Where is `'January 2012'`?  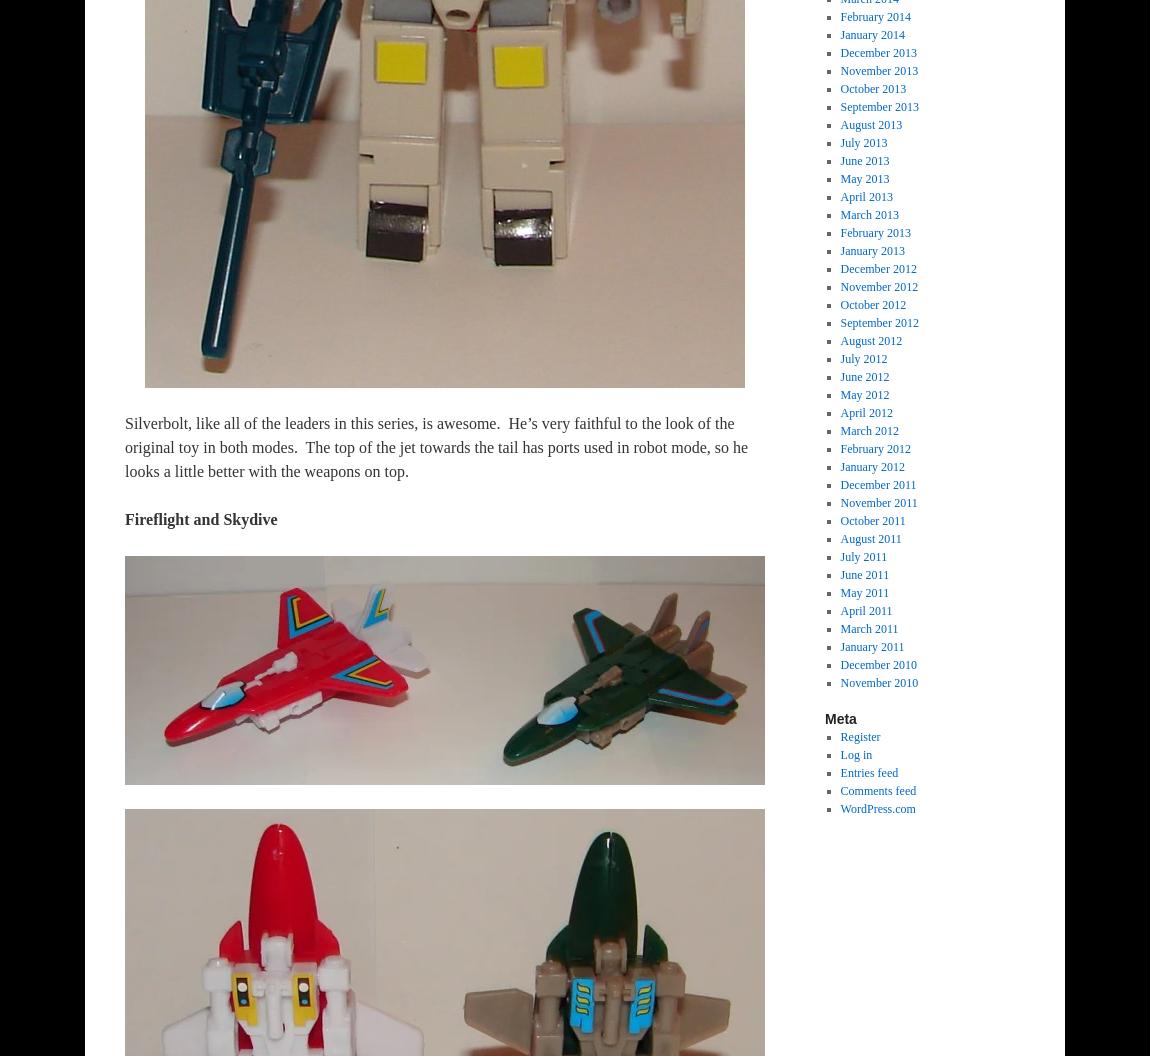 'January 2012' is located at coordinates (872, 465).